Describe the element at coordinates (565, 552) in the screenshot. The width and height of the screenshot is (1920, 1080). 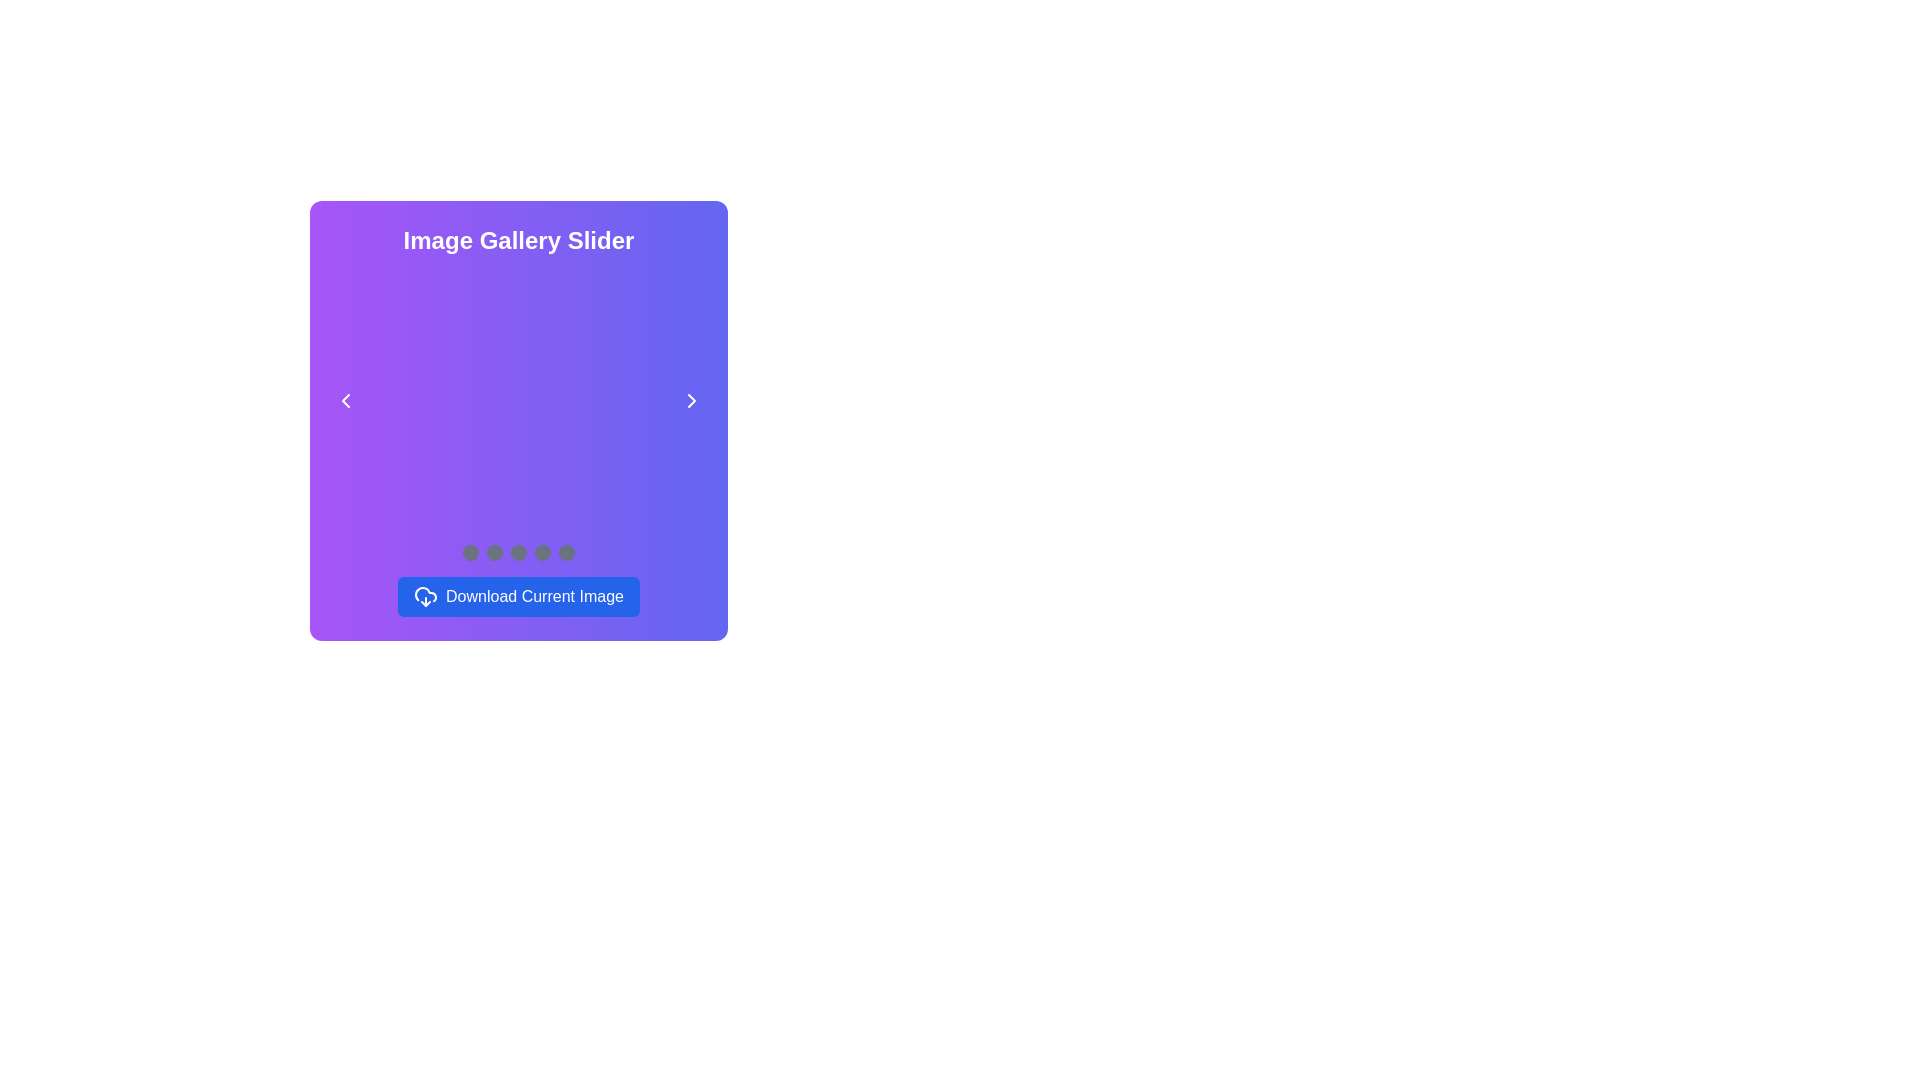
I see `the fifth circle indicator button` at that location.